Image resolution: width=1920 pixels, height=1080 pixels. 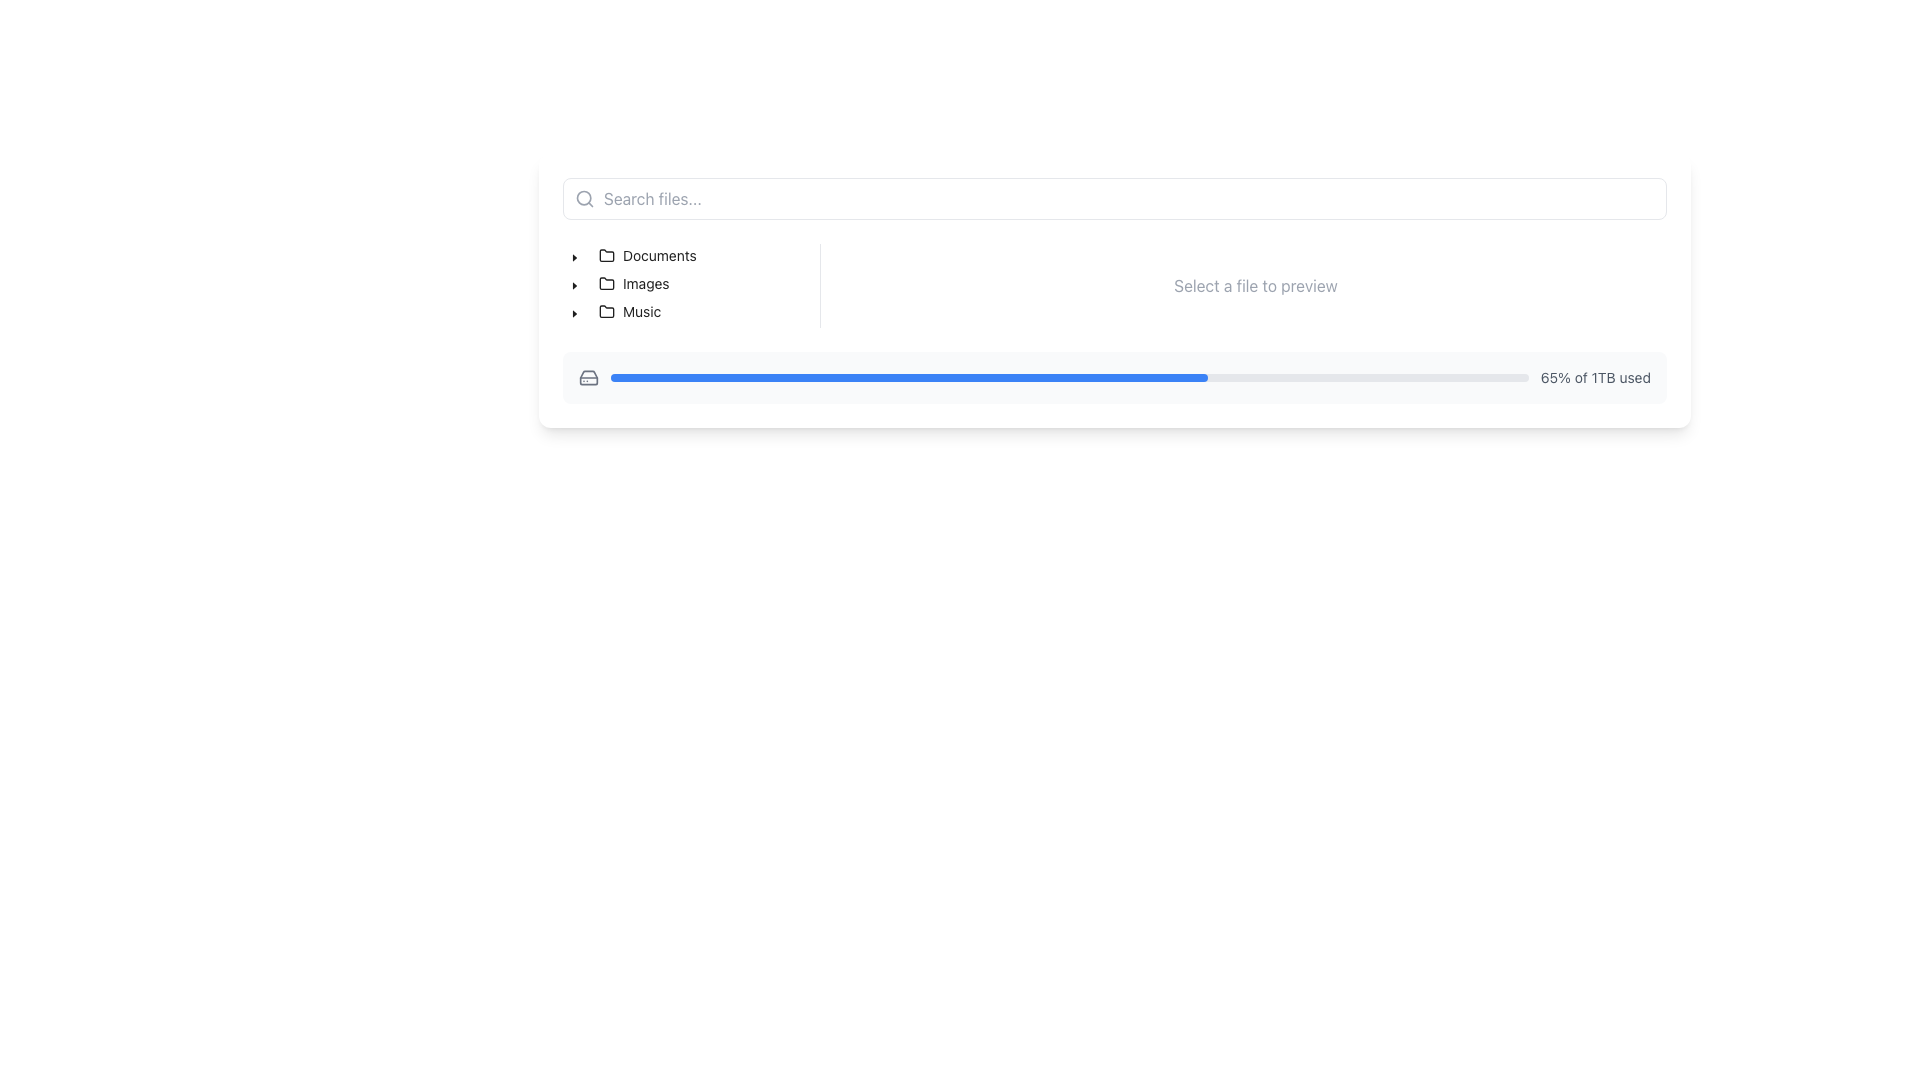 I want to click on the hard drive icon, which is a minimalist gray rectangular shape located at the leftmost position of the interface, adjacent to a progress bar and text labeled '65% of 1TB used.', so click(x=588, y=378).